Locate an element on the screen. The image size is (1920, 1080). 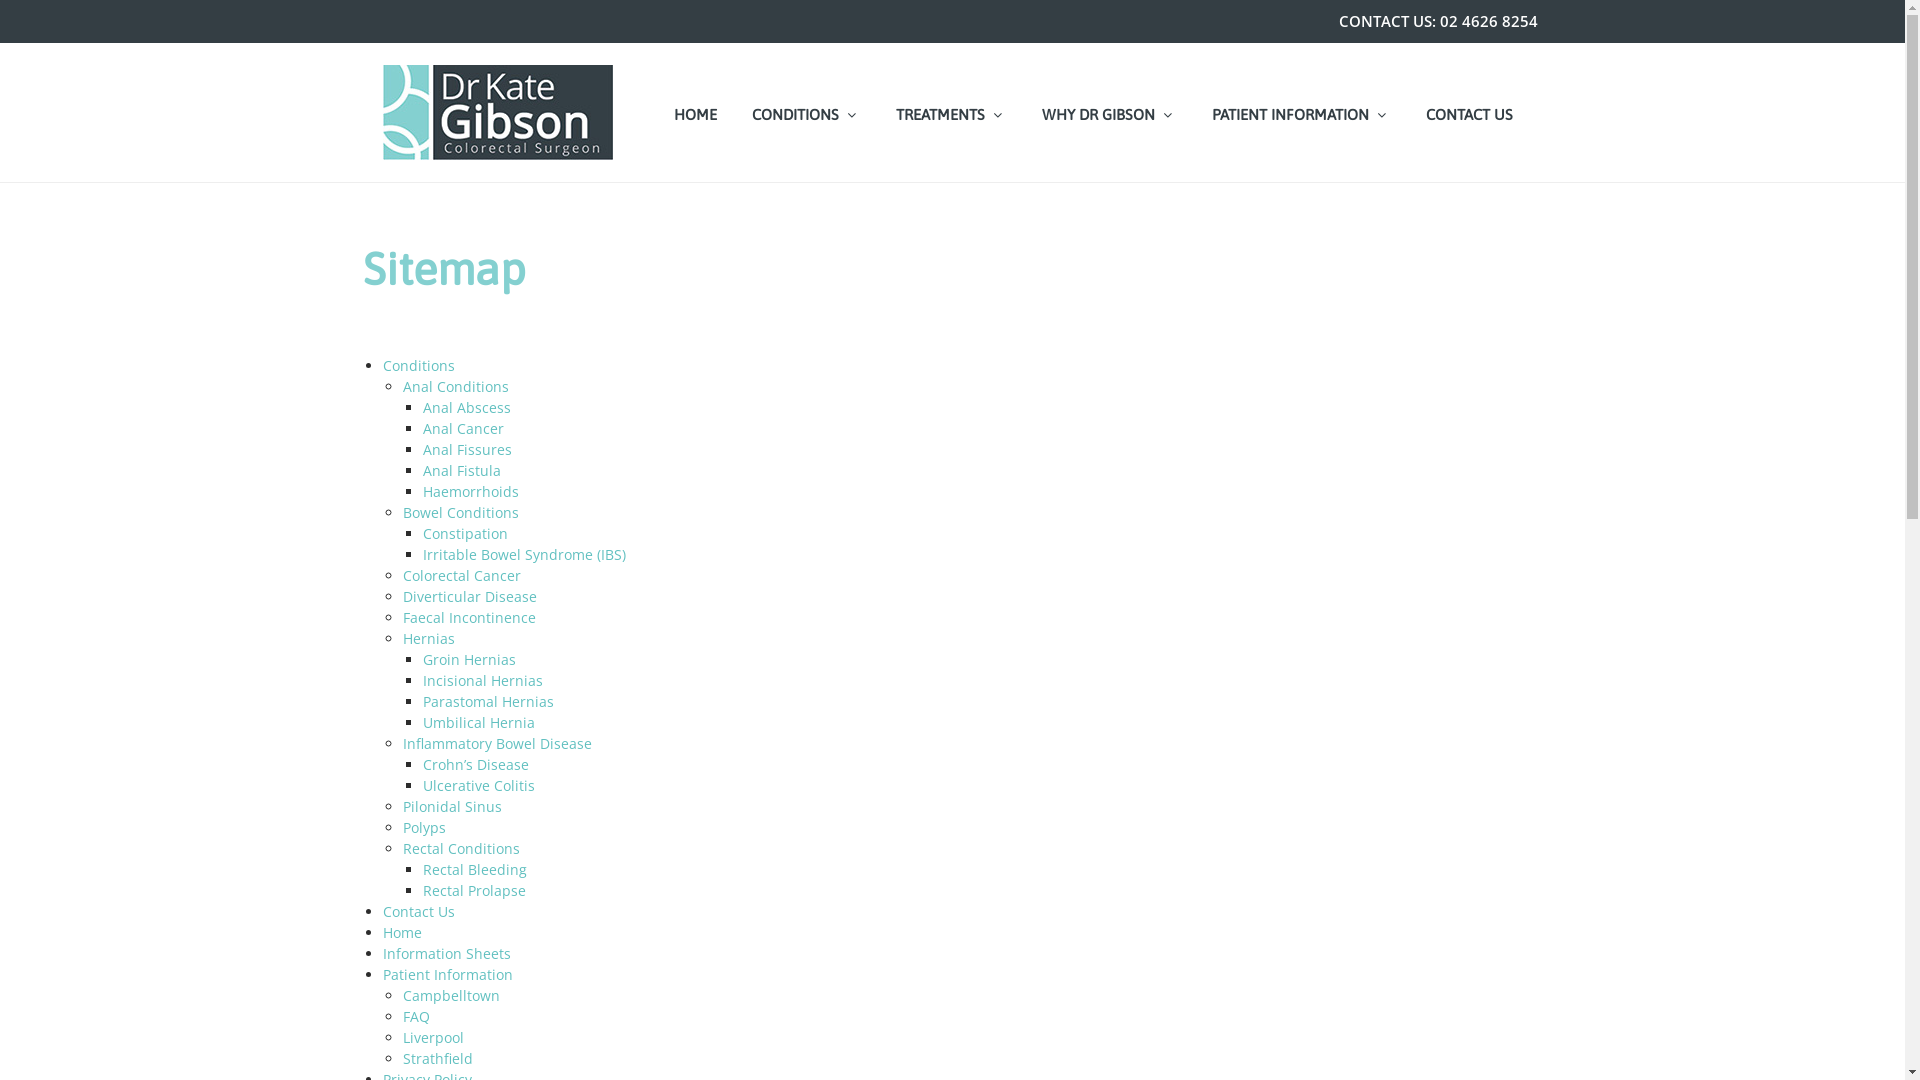
'Rectal Prolapse' is located at coordinates (421, 889).